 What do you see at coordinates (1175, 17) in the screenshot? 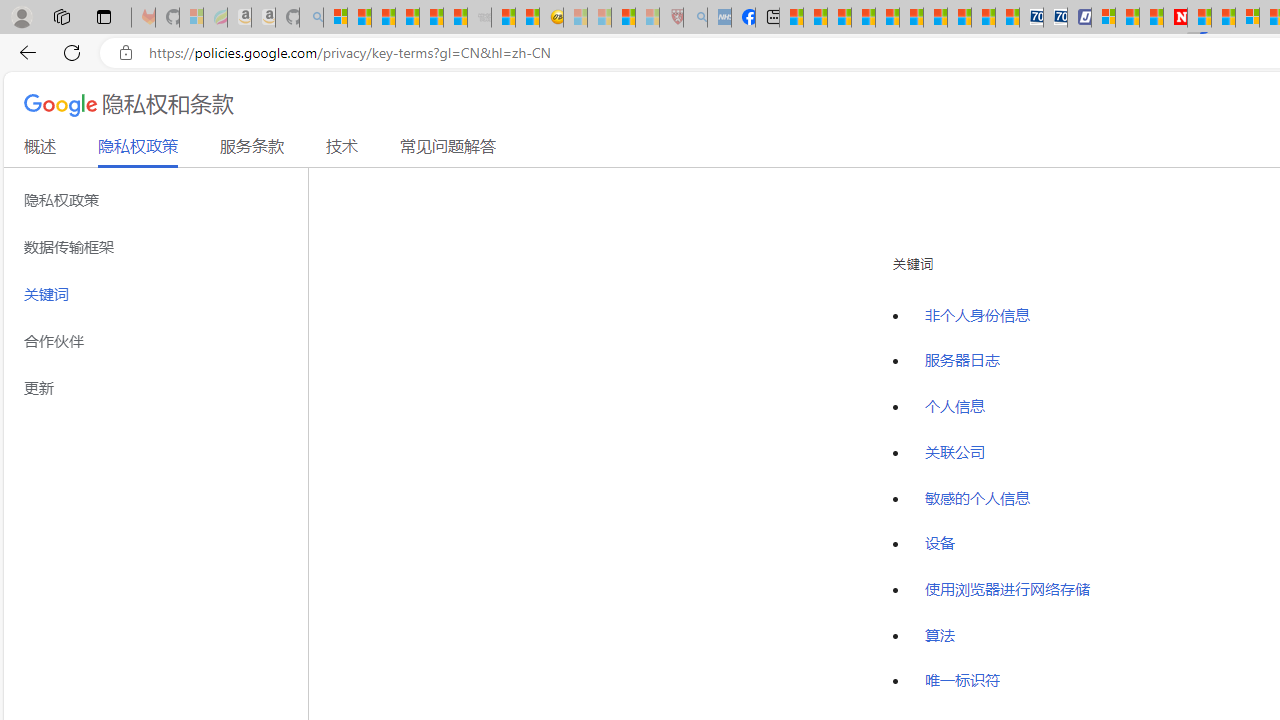
I see `'Newsweek - News, Analysis, Politics, Business, Technology'` at bounding box center [1175, 17].